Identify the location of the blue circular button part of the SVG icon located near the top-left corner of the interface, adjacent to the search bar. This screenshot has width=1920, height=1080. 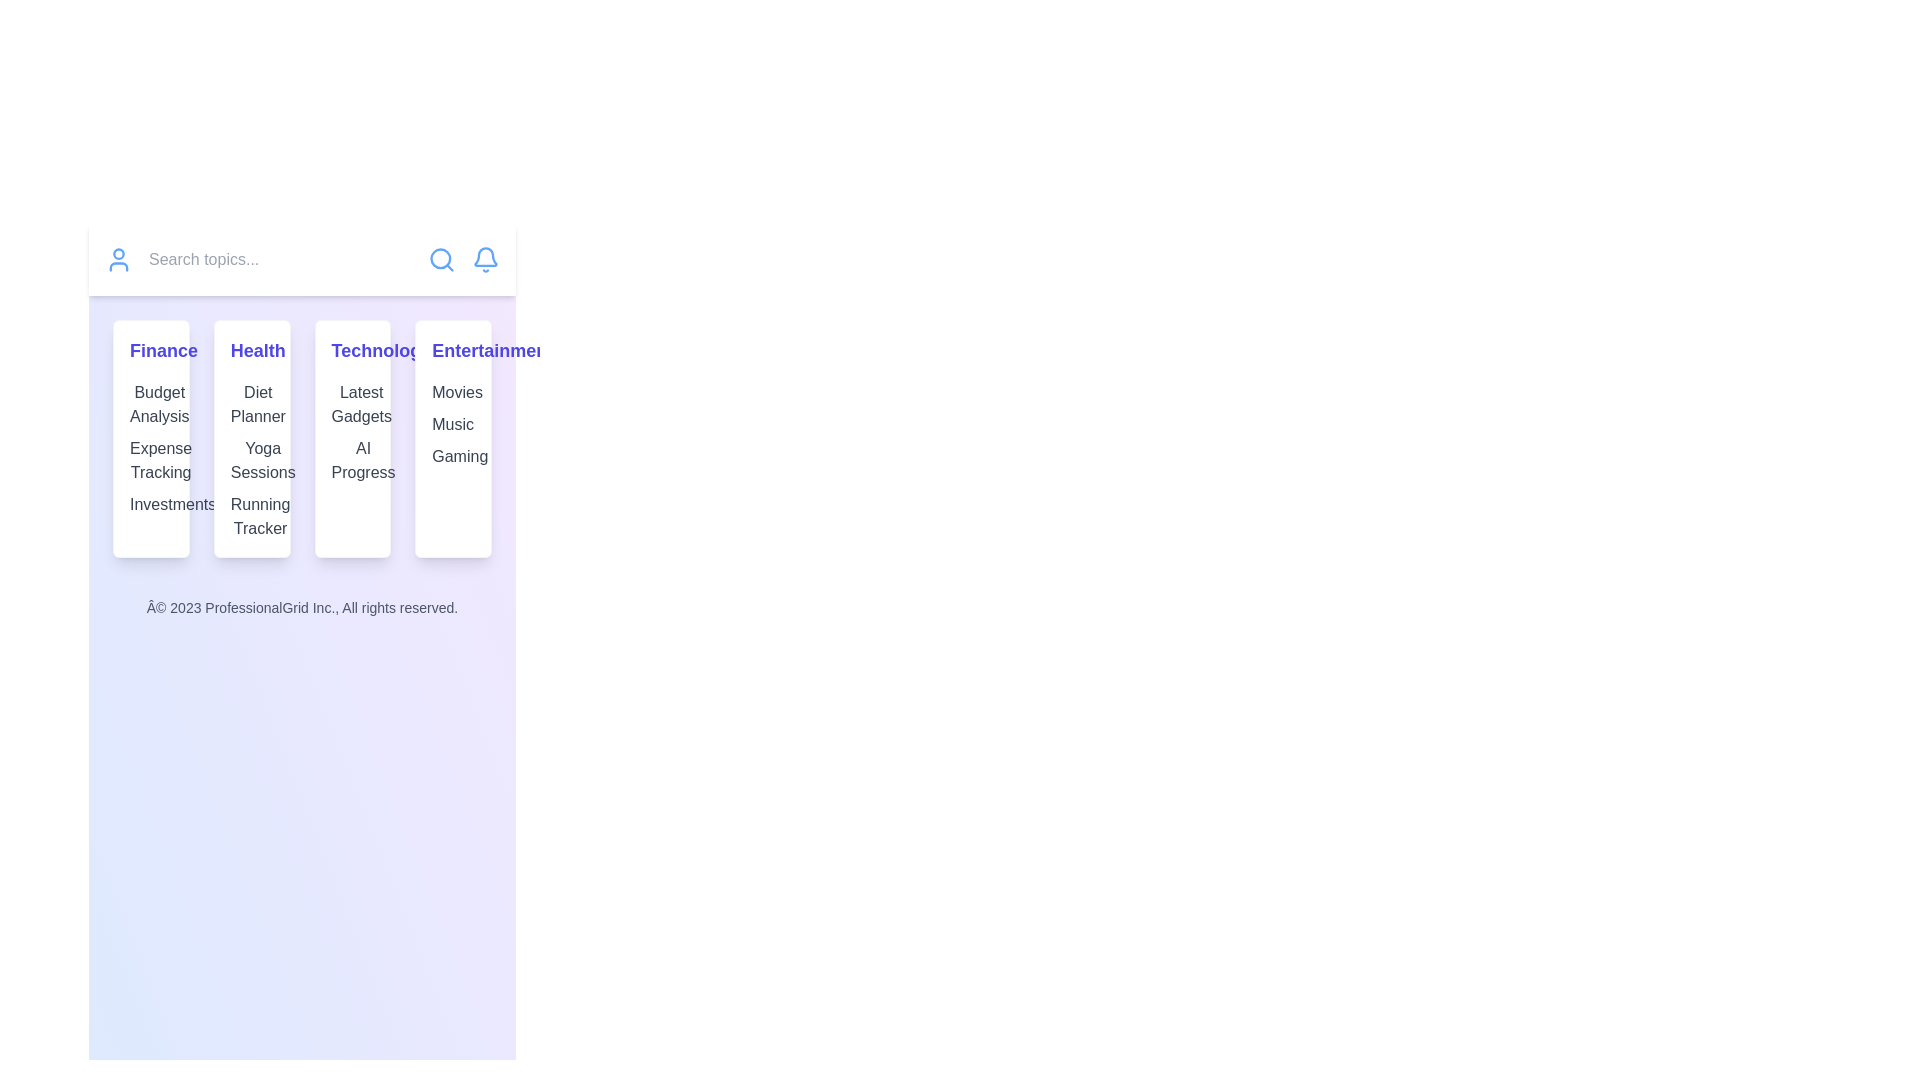
(118, 253).